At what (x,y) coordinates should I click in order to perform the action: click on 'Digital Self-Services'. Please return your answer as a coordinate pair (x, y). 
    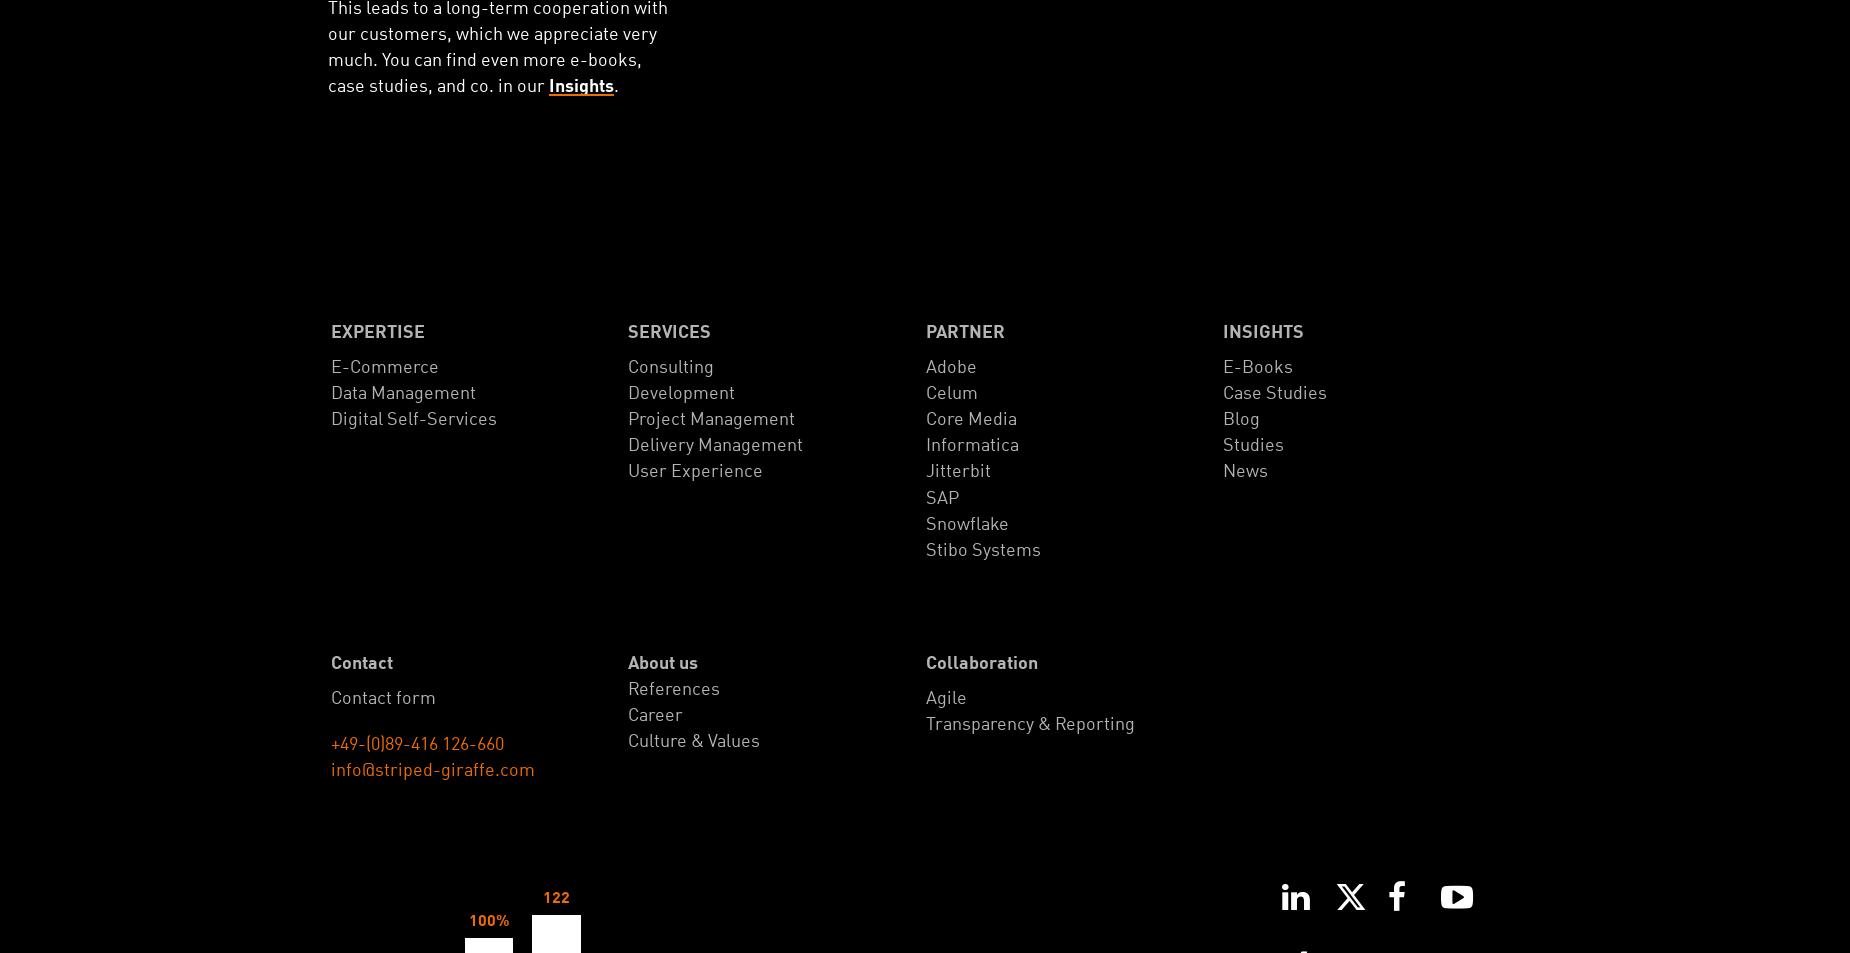
    Looking at the image, I should click on (413, 418).